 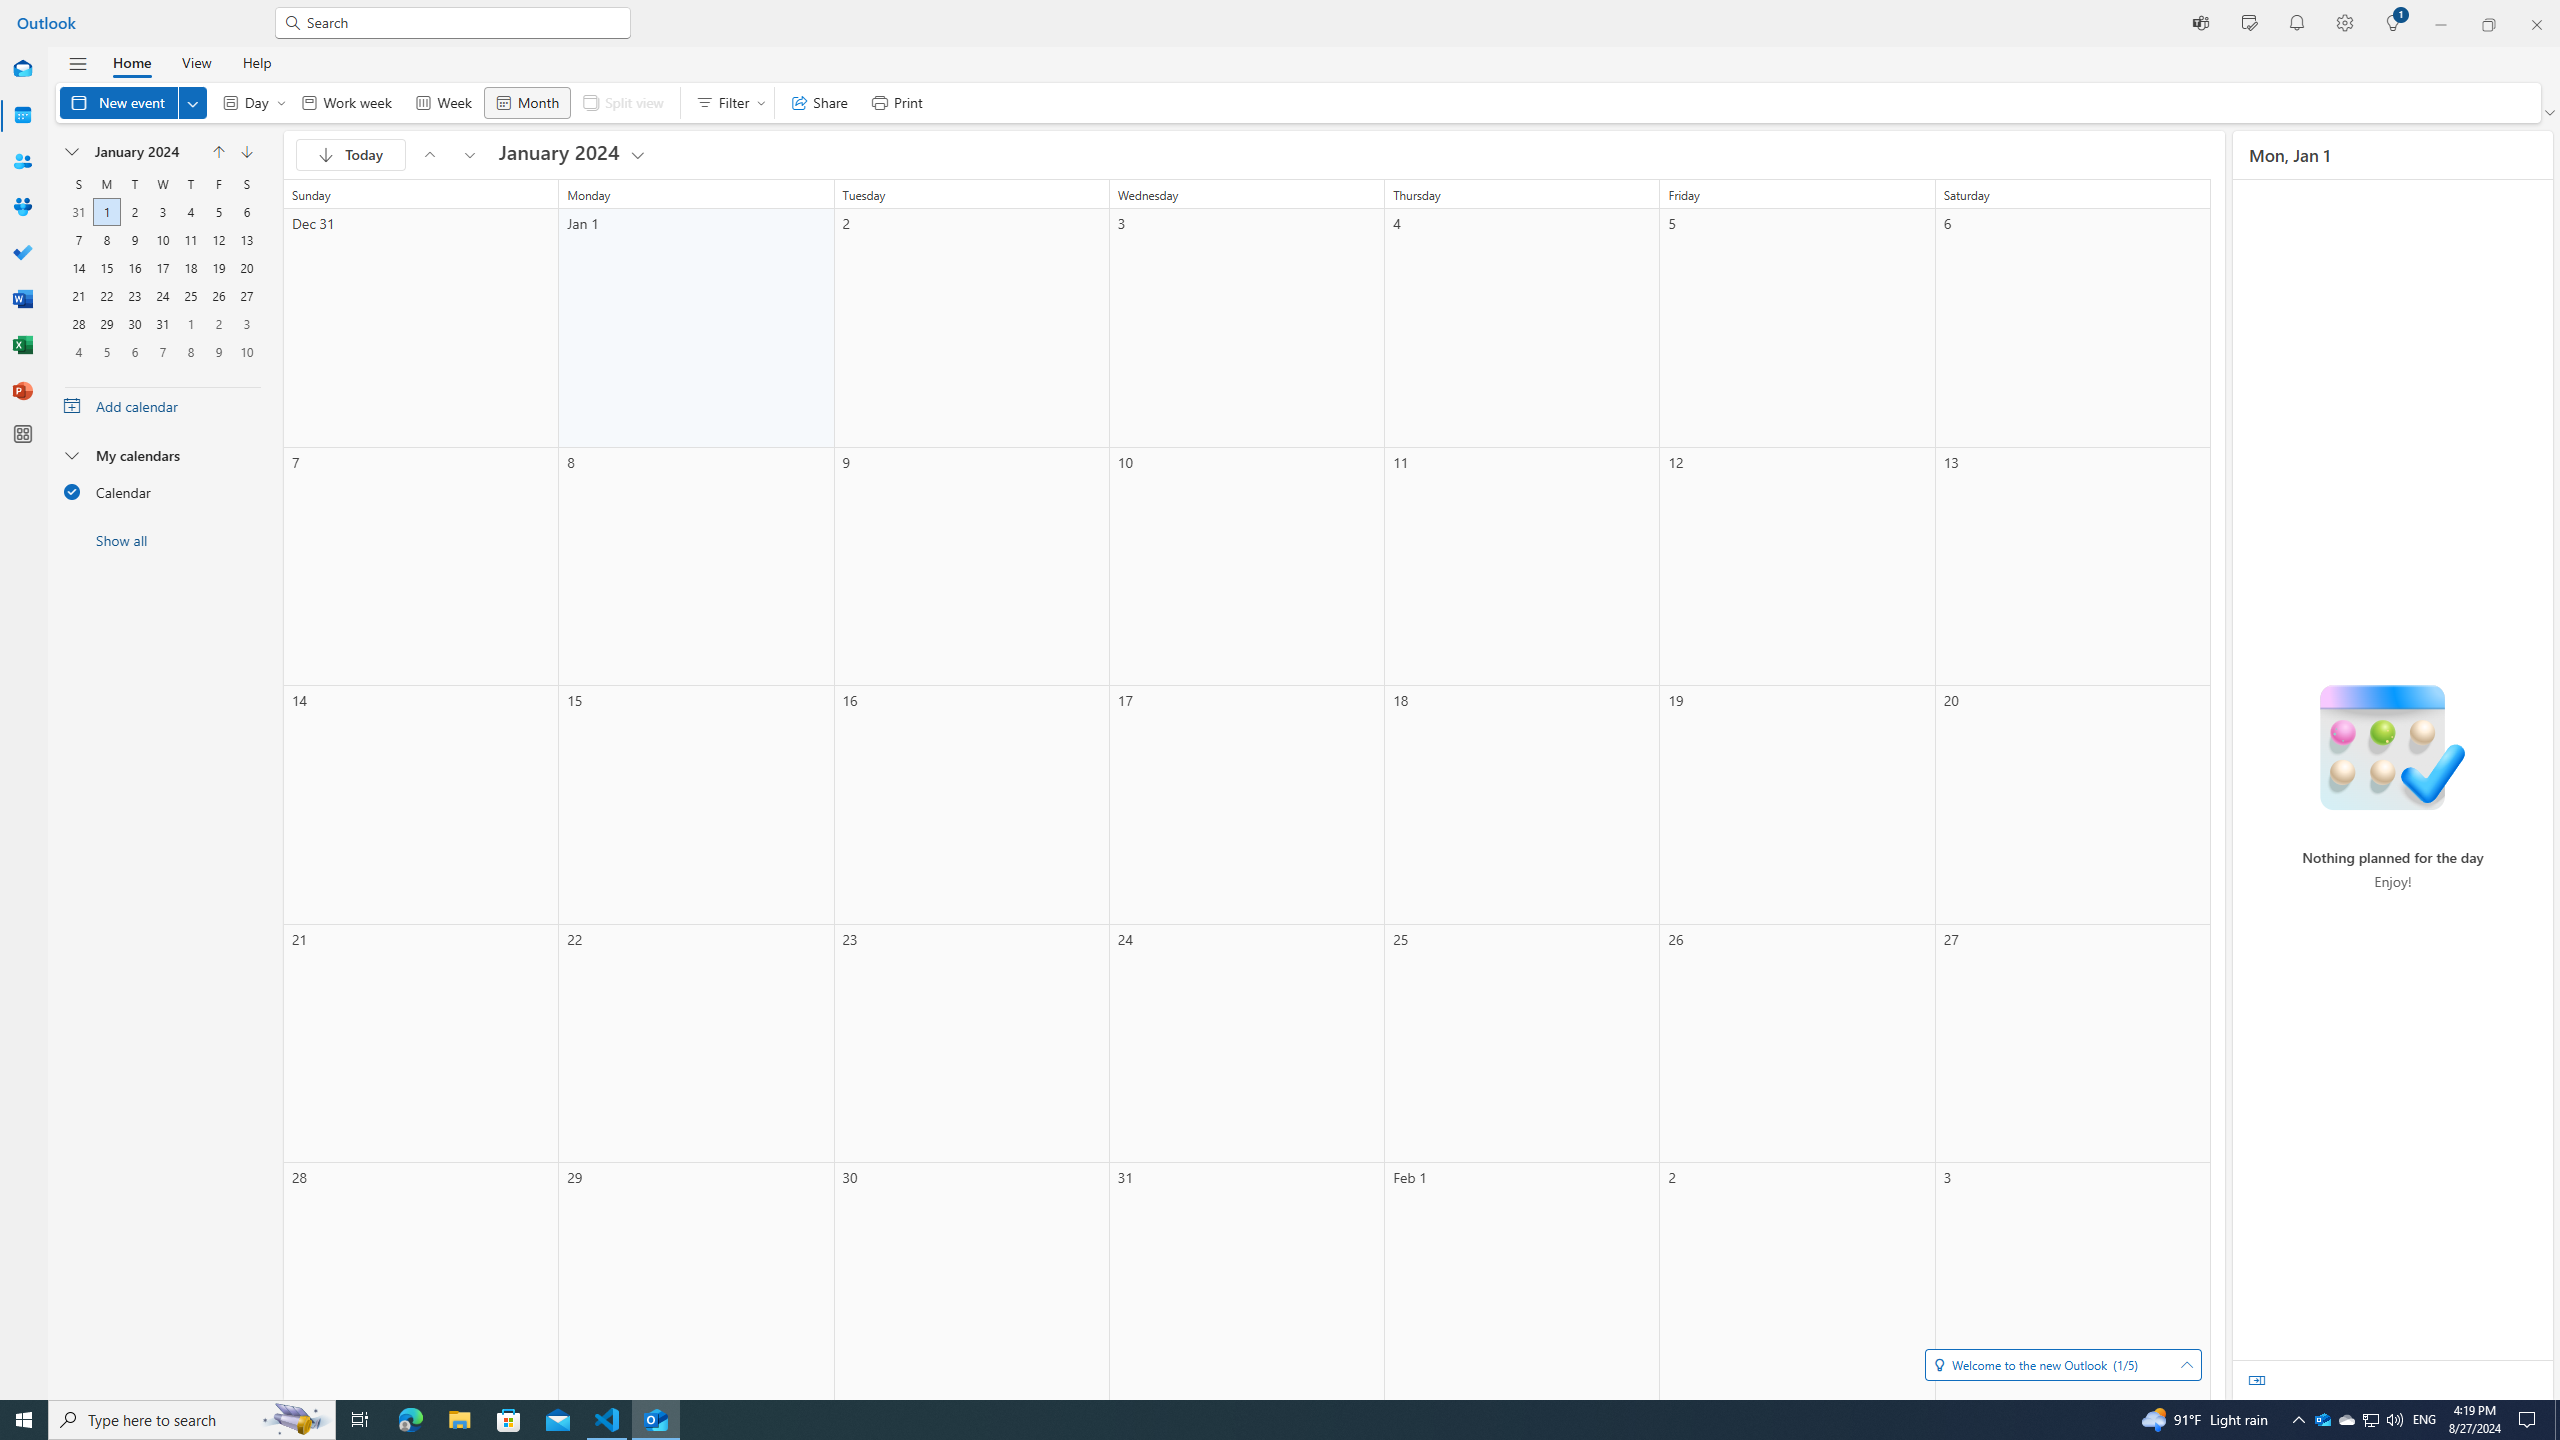 I want to click on 'System', so click(x=11, y=9).